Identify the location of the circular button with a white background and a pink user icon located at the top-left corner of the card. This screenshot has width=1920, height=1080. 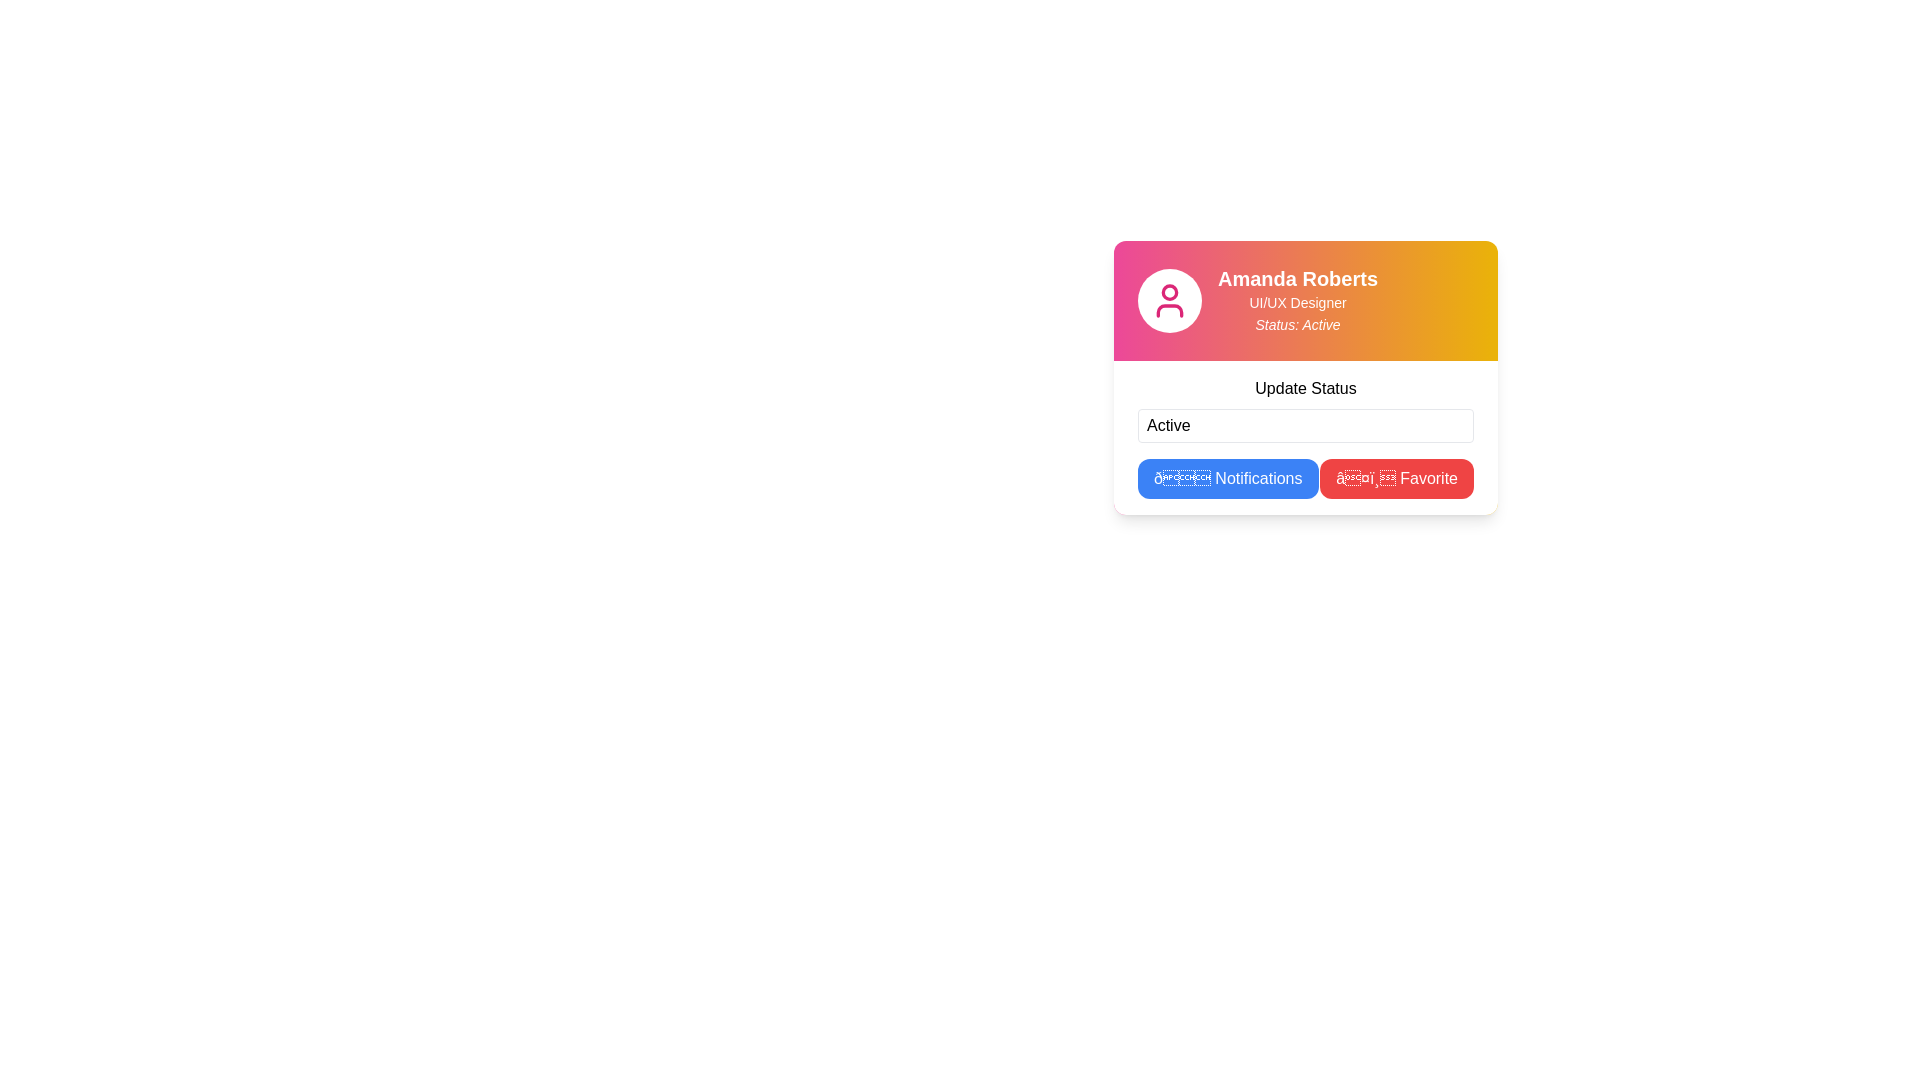
(1170, 300).